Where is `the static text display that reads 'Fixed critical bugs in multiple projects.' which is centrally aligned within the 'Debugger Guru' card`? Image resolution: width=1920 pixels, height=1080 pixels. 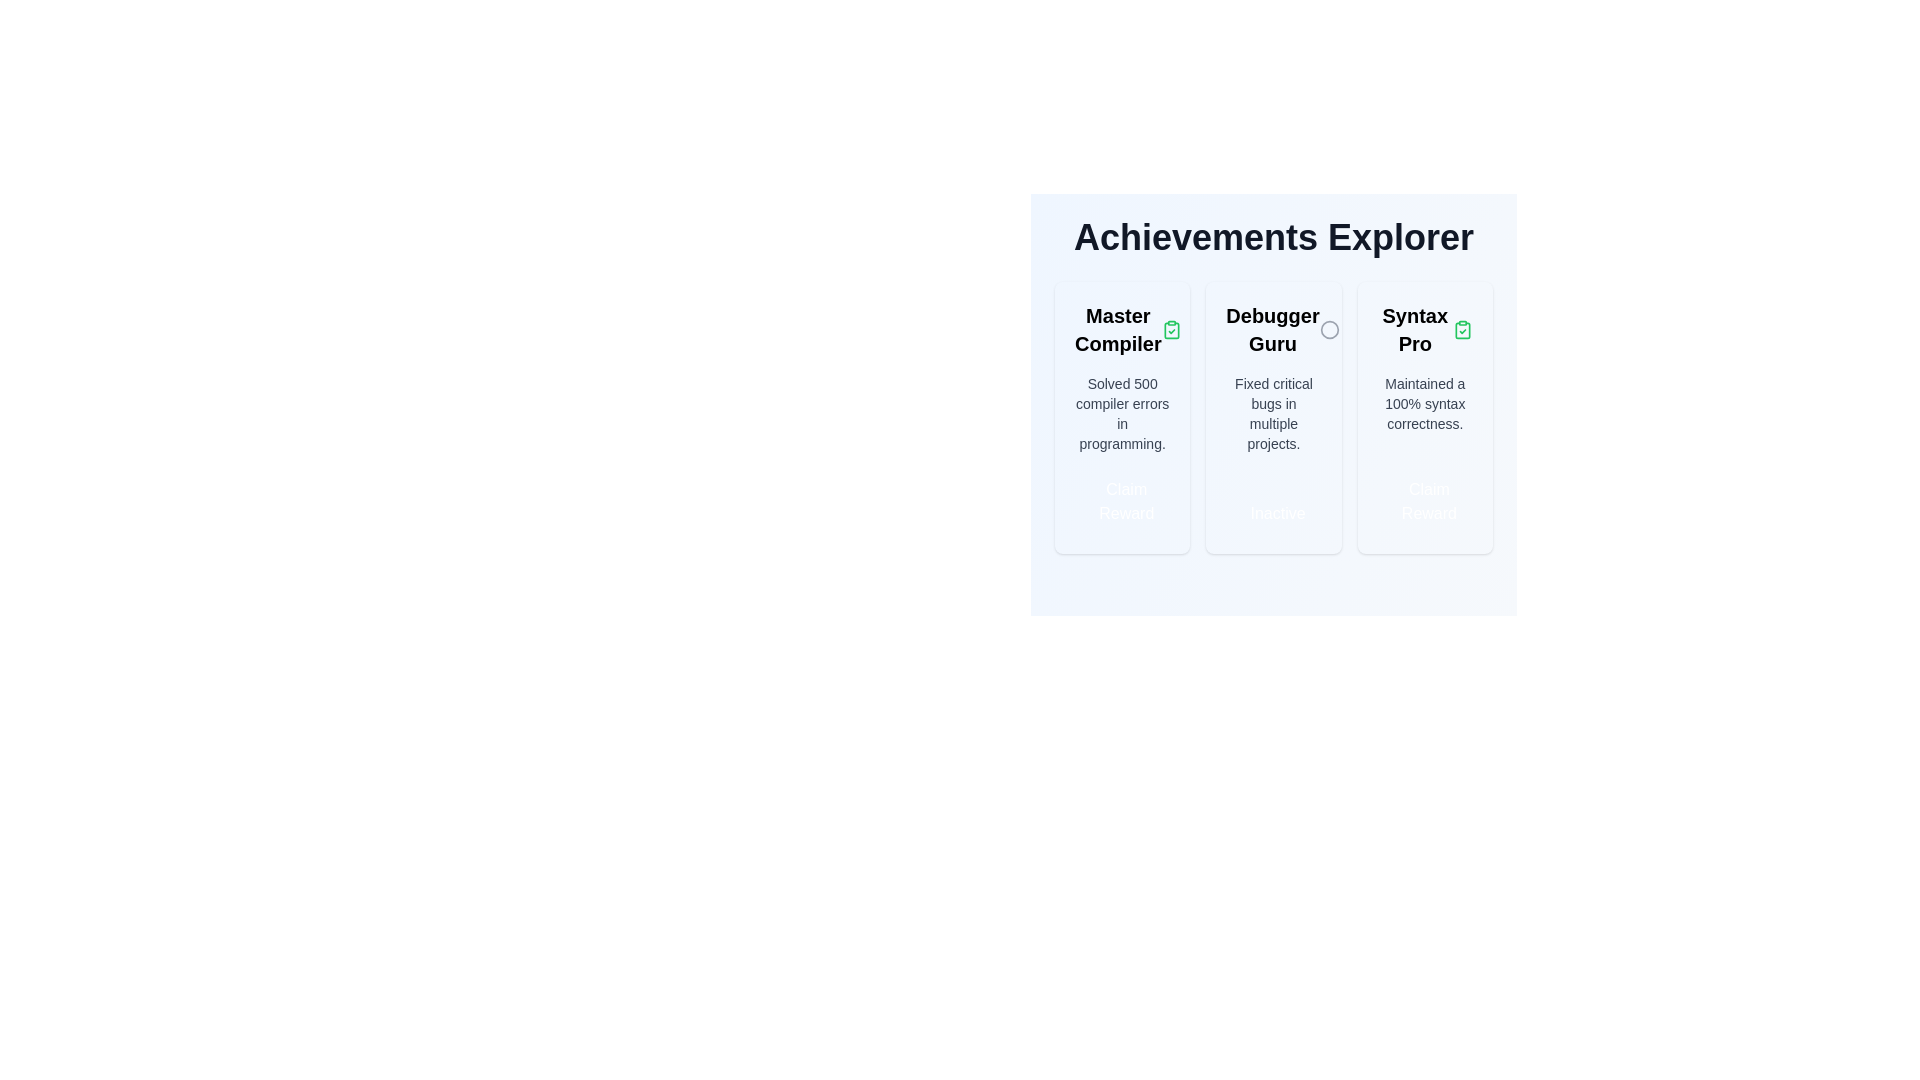
the static text display that reads 'Fixed critical bugs in multiple projects.' which is centrally aligned within the 'Debugger Guru' card is located at coordinates (1272, 412).